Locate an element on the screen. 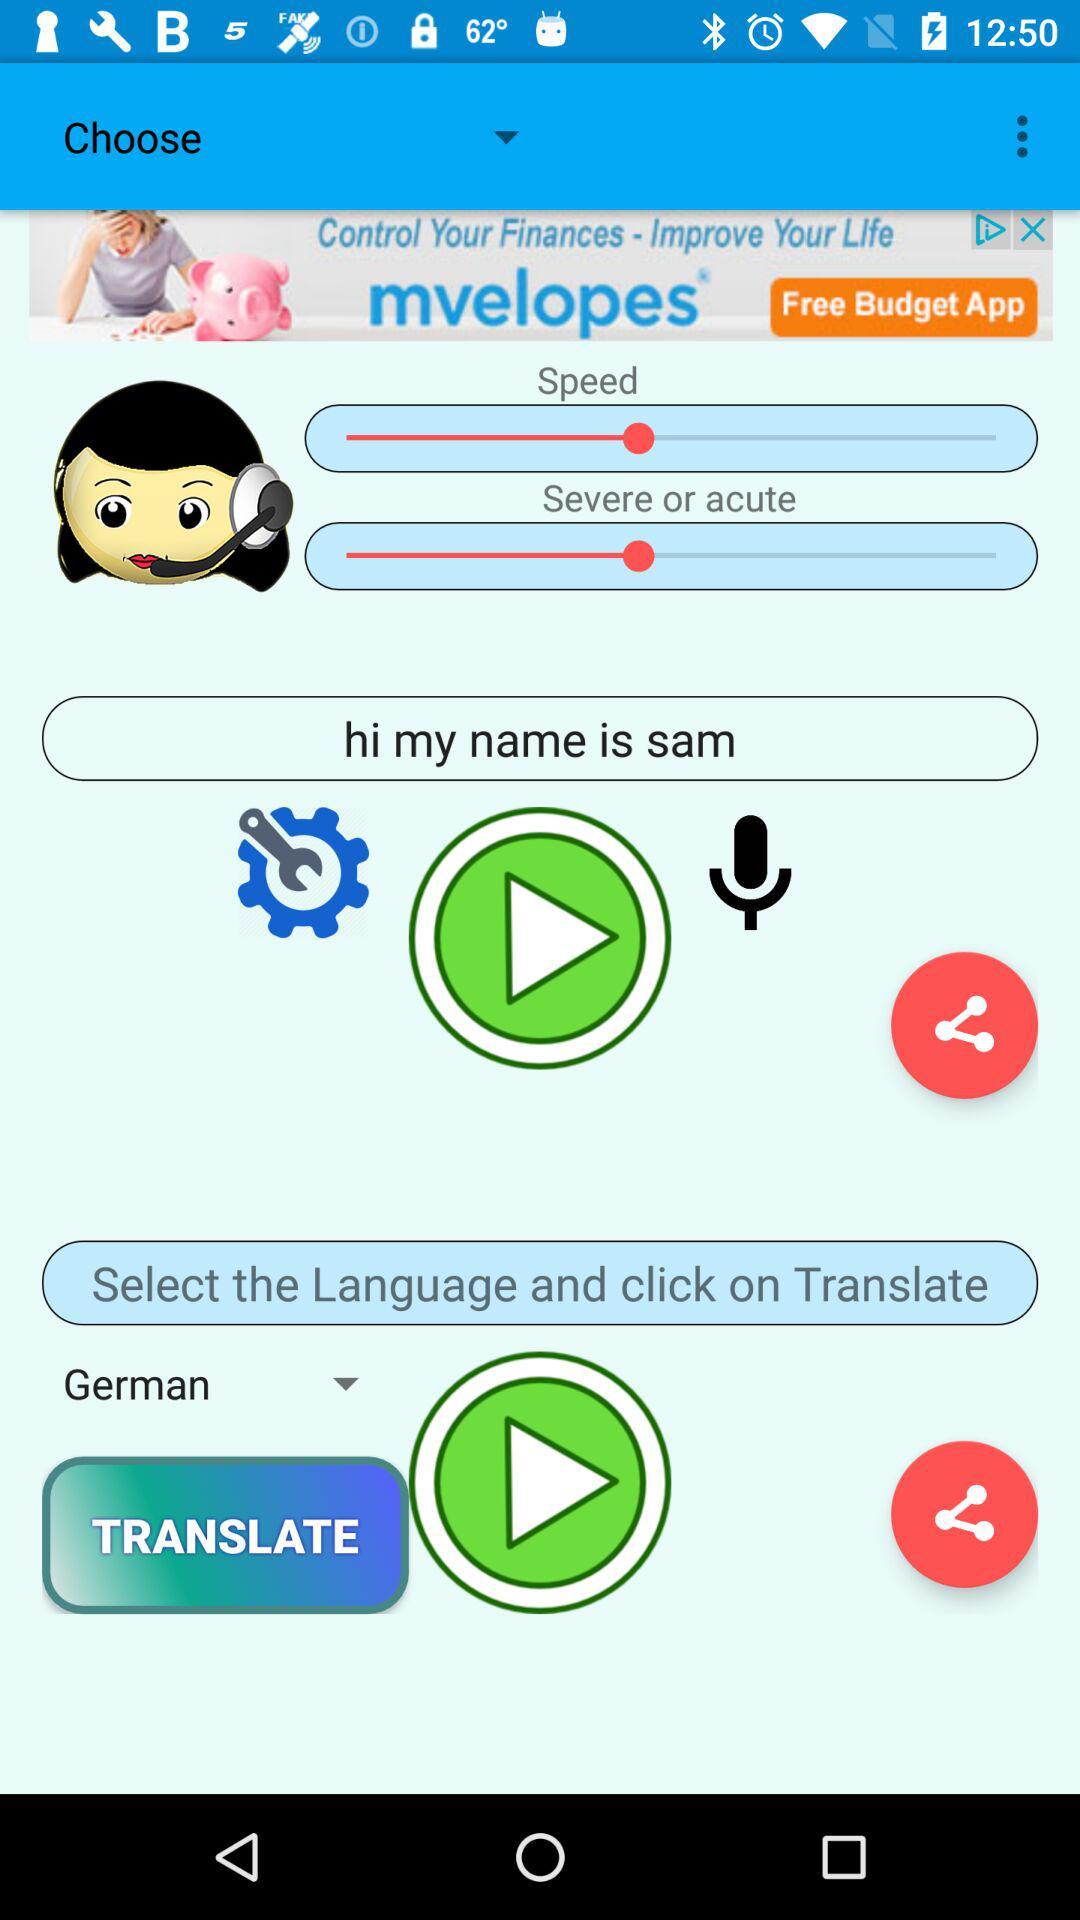  the share icon is located at coordinates (963, 1025).